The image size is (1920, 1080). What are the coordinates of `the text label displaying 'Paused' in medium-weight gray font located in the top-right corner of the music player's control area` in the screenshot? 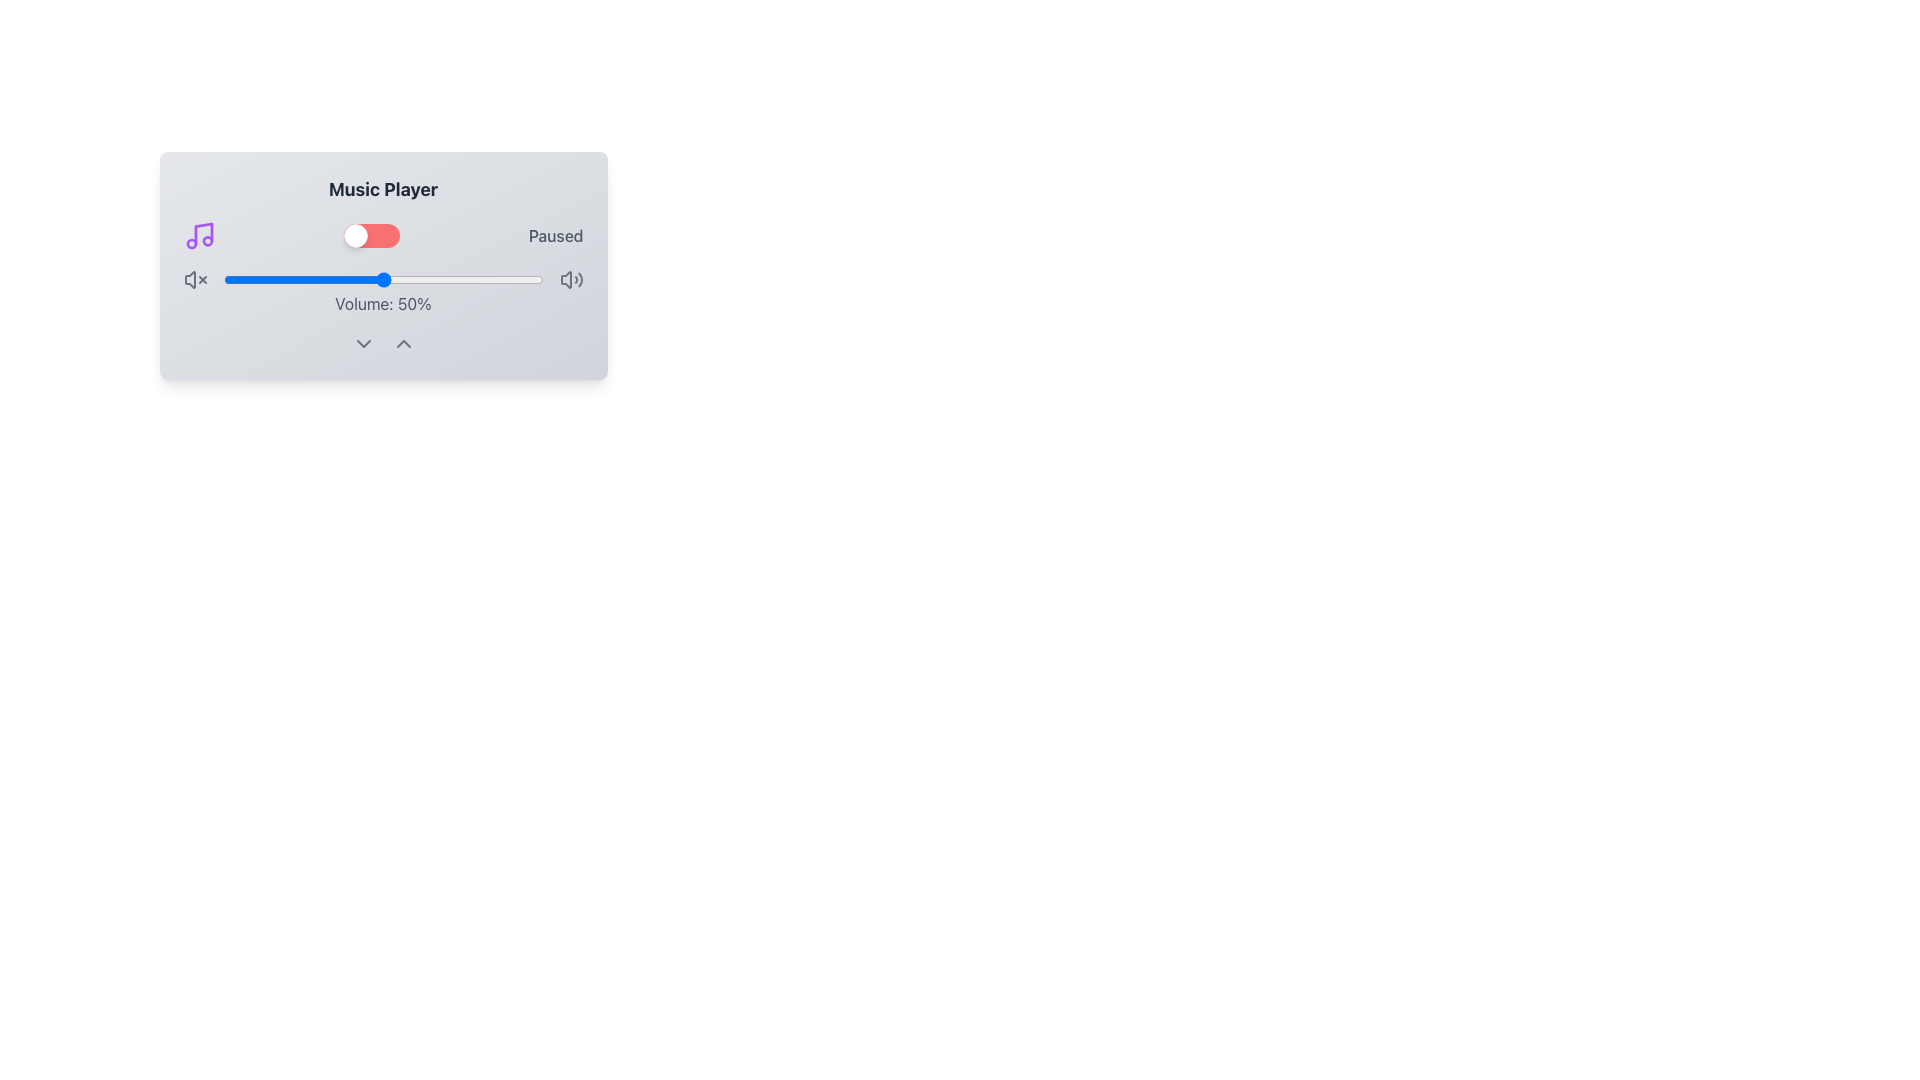 It's located at (556, 234).